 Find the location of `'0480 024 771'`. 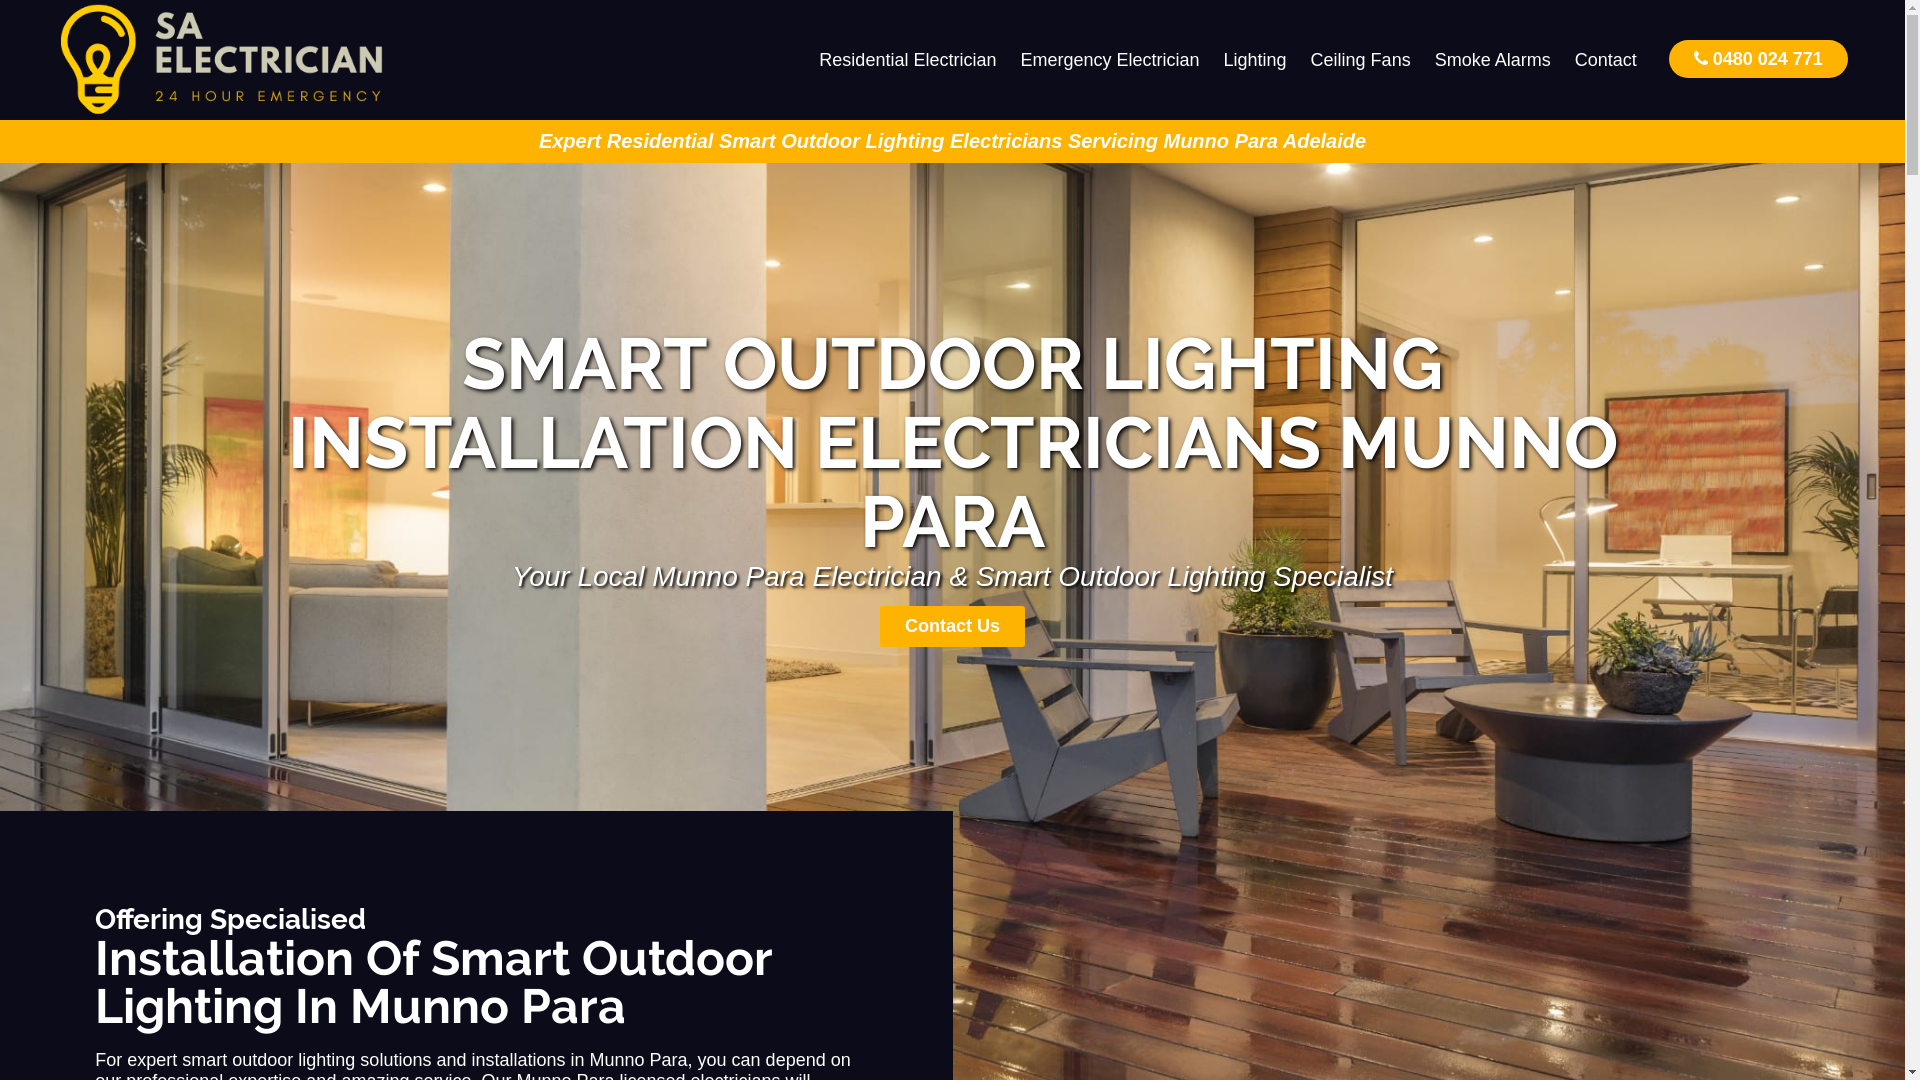

'0480 024 771' is located at coordinates (1757, 57).